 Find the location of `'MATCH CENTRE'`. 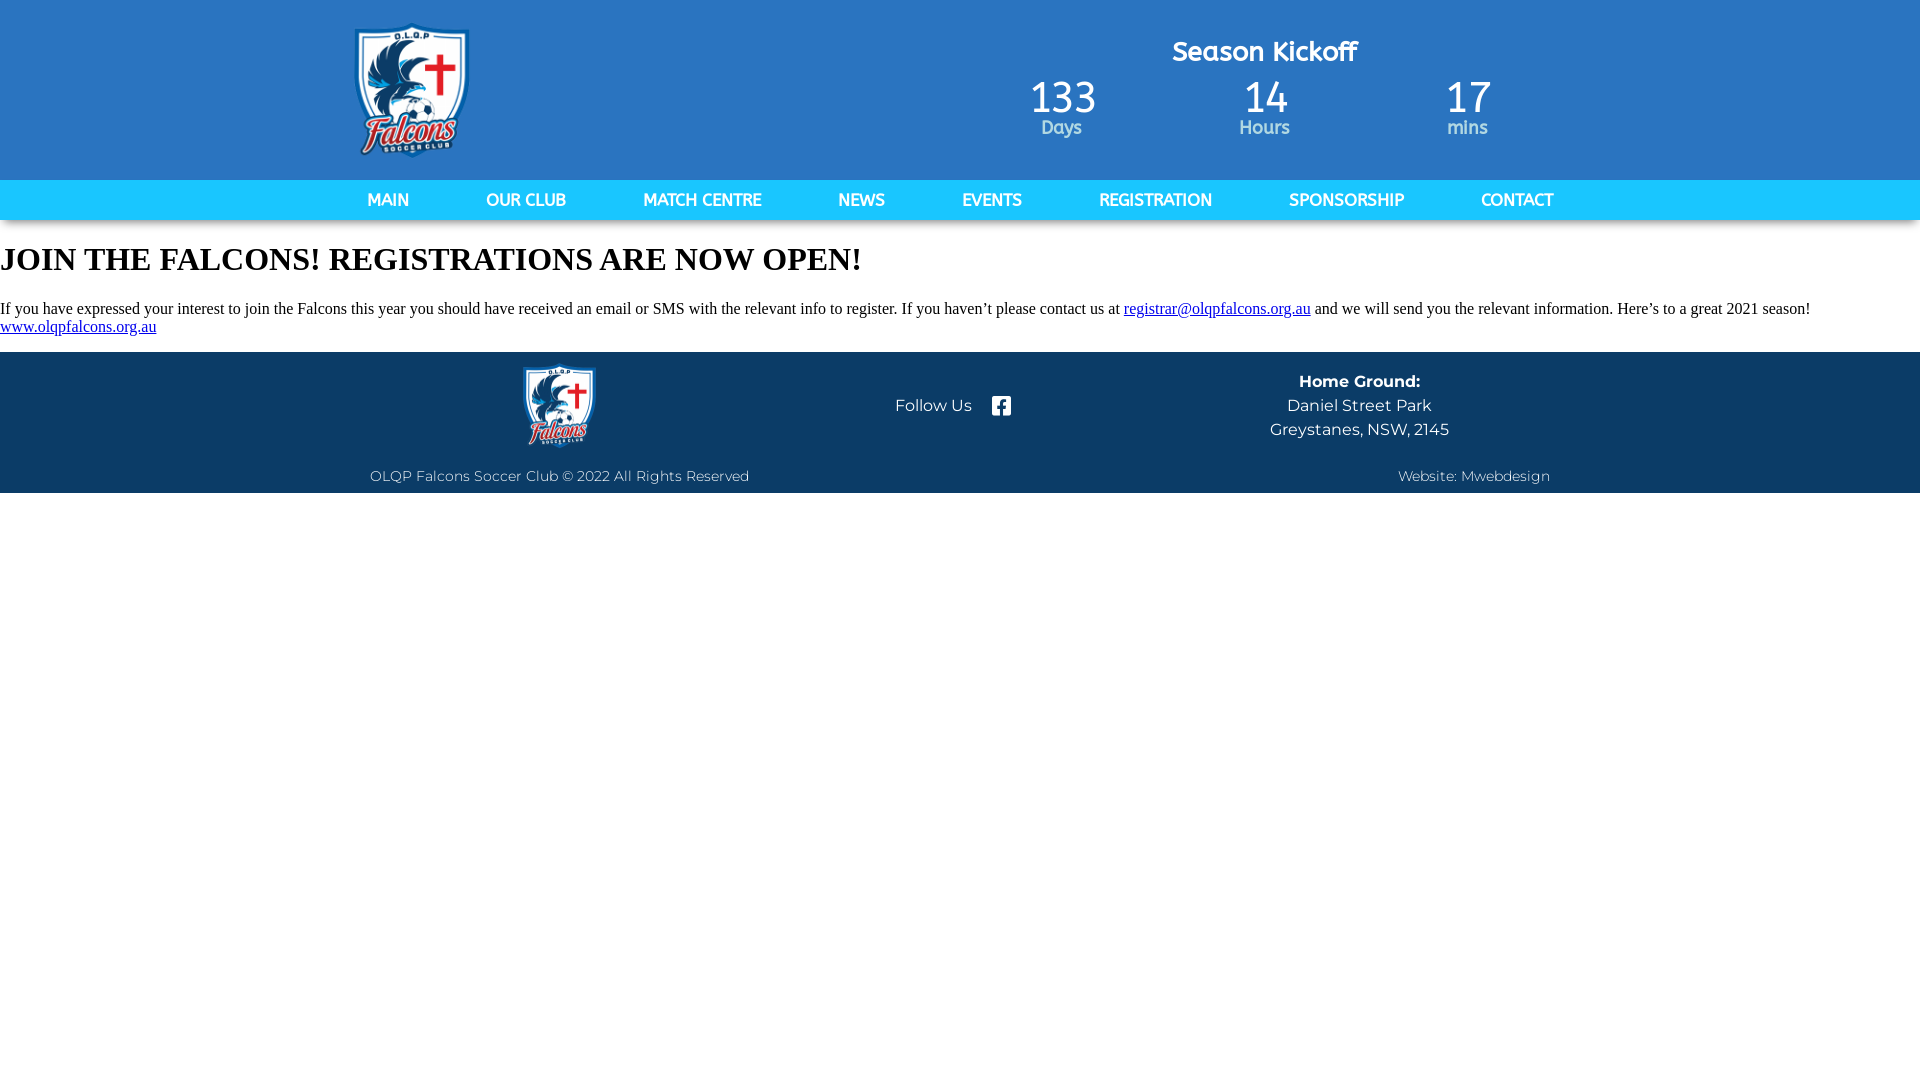

'MATCH CENTRE' is located at coordinates (701, 200).